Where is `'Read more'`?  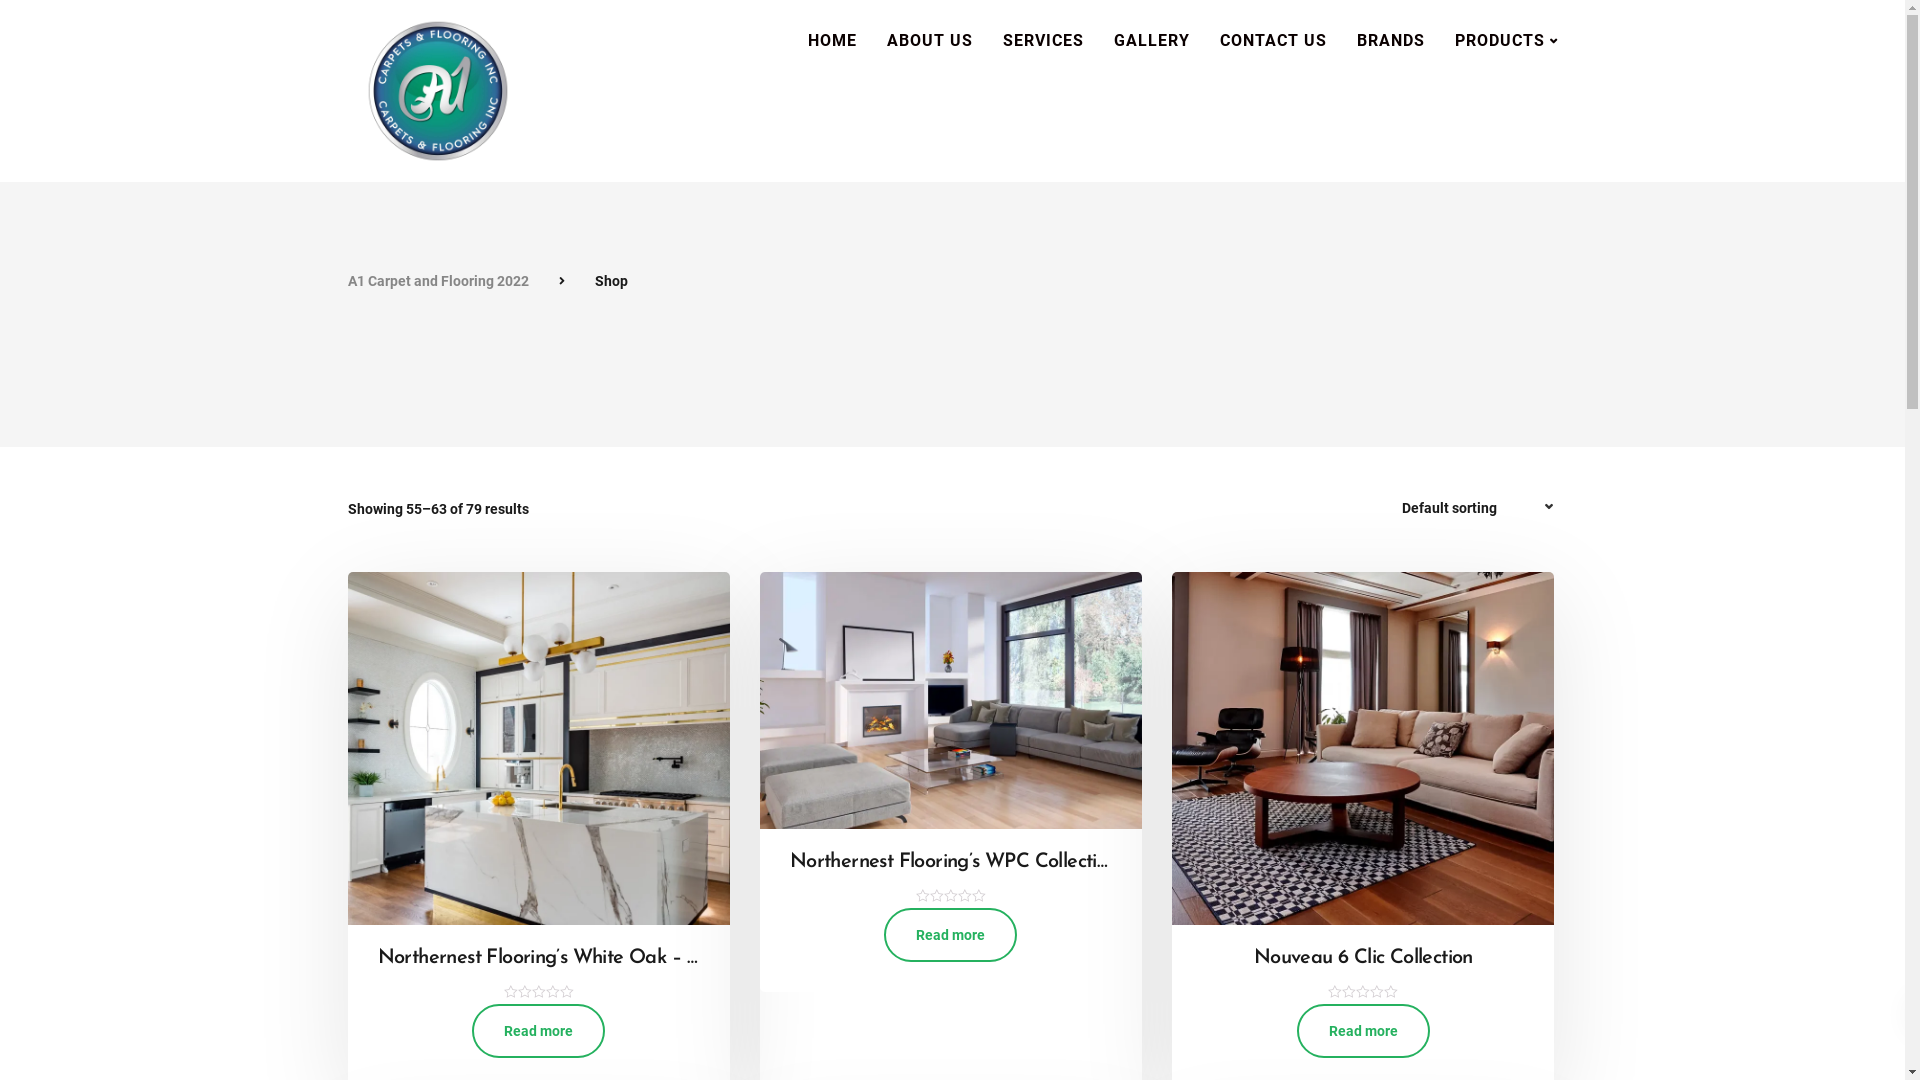 'Read more' is located at coordinates (1296, 1030).